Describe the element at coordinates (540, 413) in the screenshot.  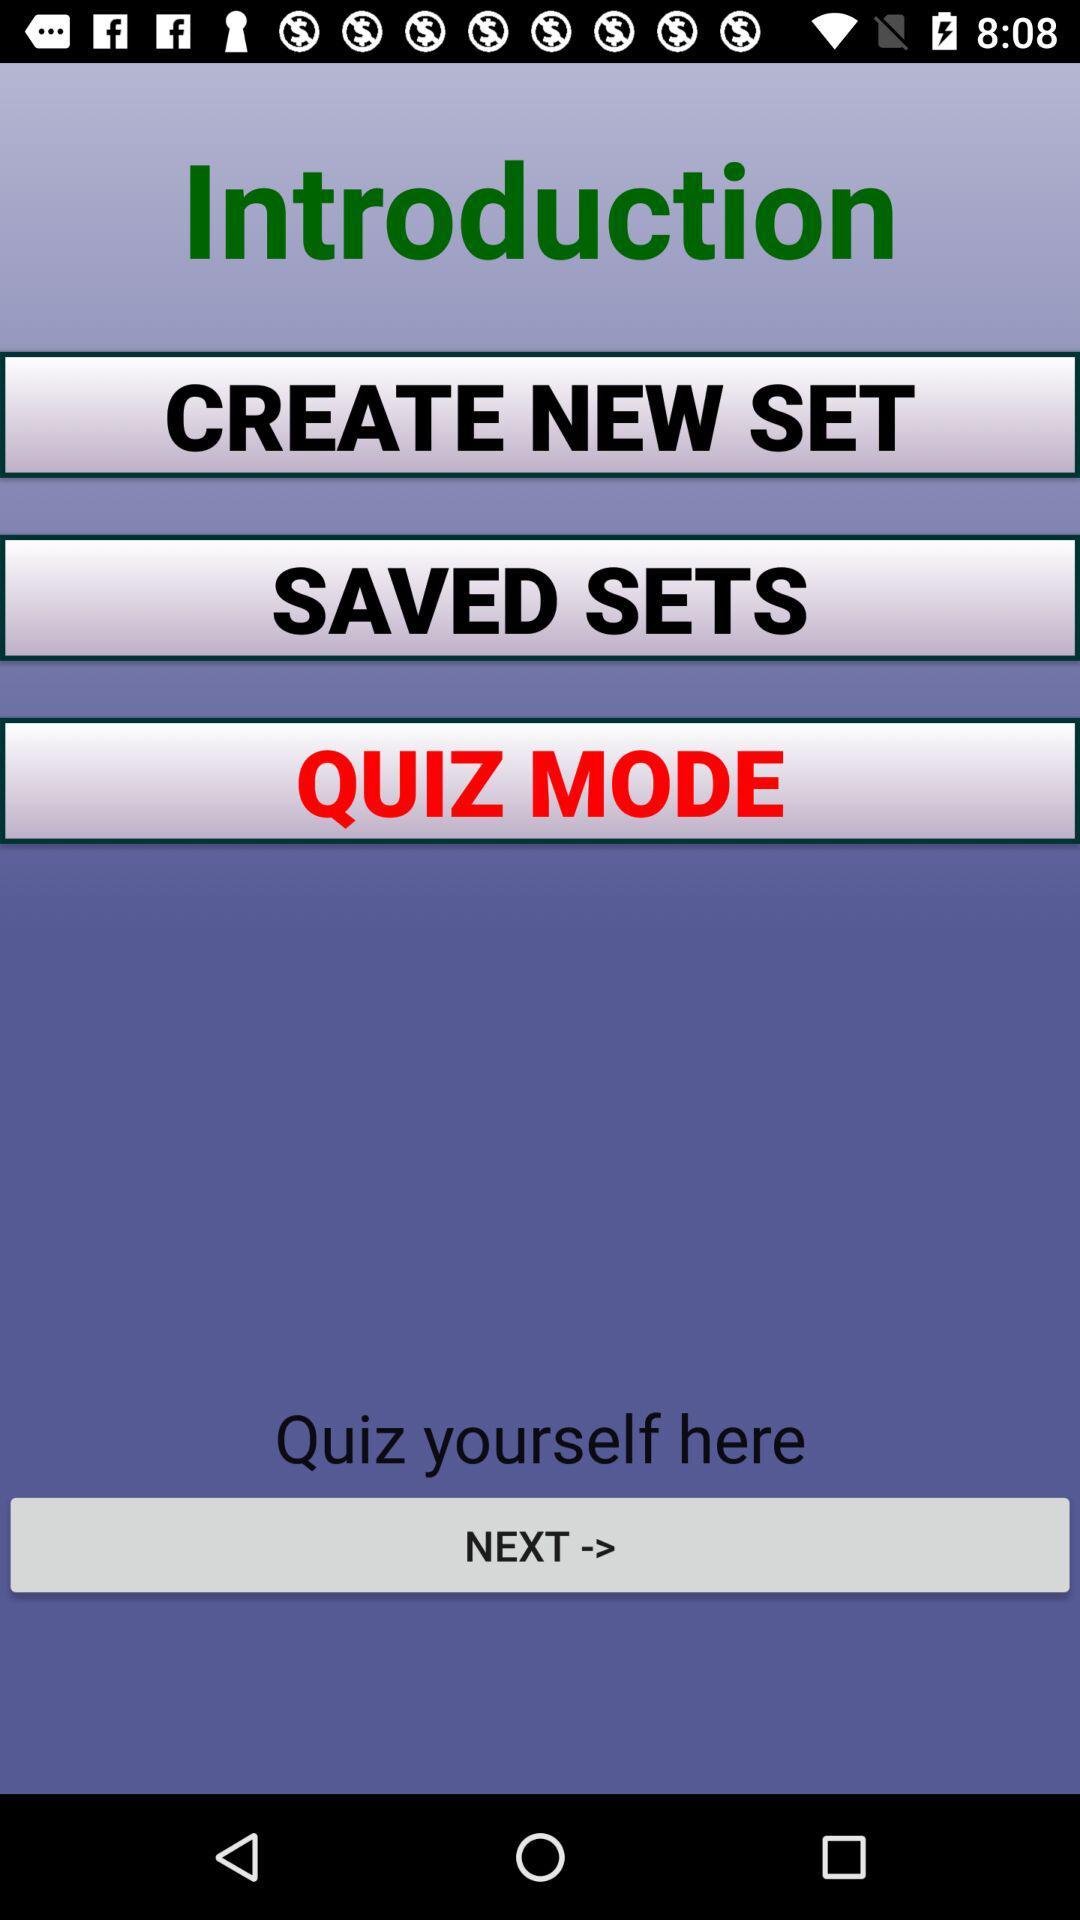
I see `create new set button` at that location.